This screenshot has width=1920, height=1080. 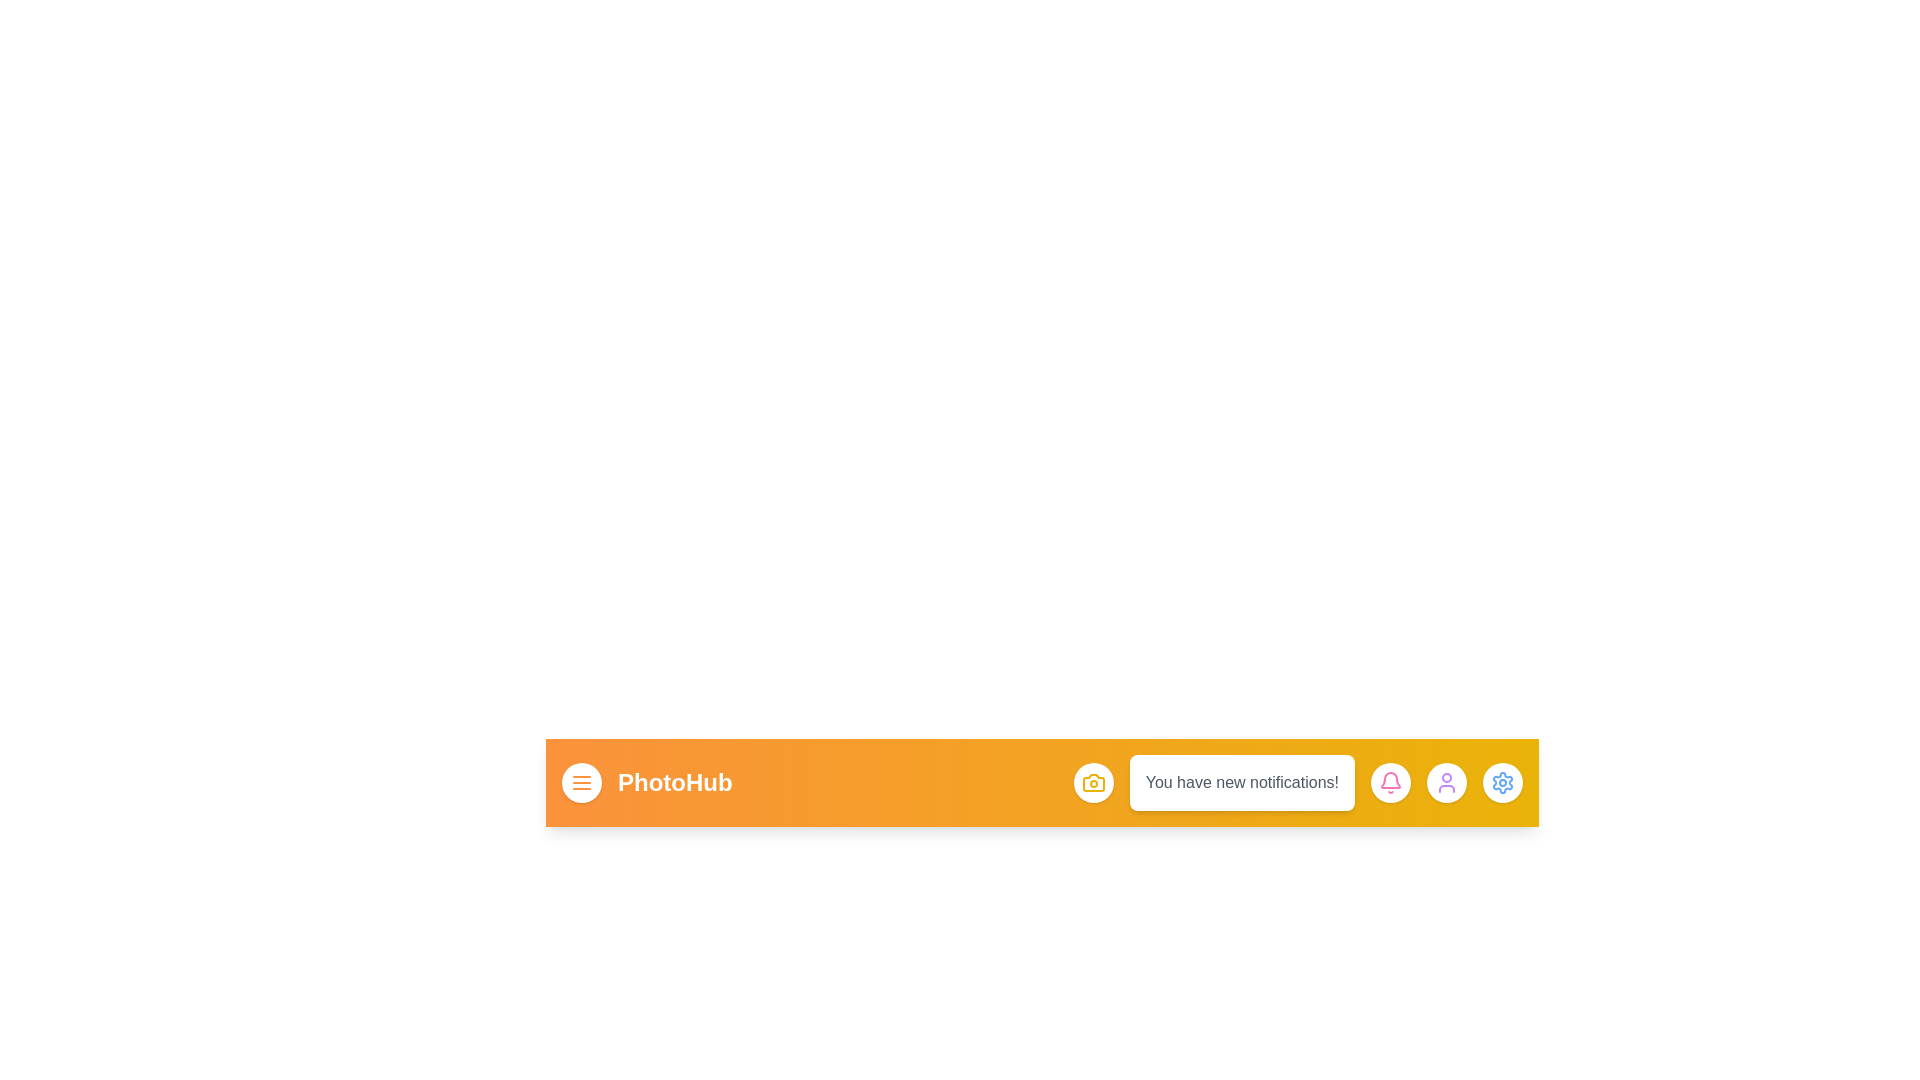 What do you see at coordinates (1092, 782) in the screenshot?
I see `the camera button to capture a photo` at bounding box center [1092, 782].